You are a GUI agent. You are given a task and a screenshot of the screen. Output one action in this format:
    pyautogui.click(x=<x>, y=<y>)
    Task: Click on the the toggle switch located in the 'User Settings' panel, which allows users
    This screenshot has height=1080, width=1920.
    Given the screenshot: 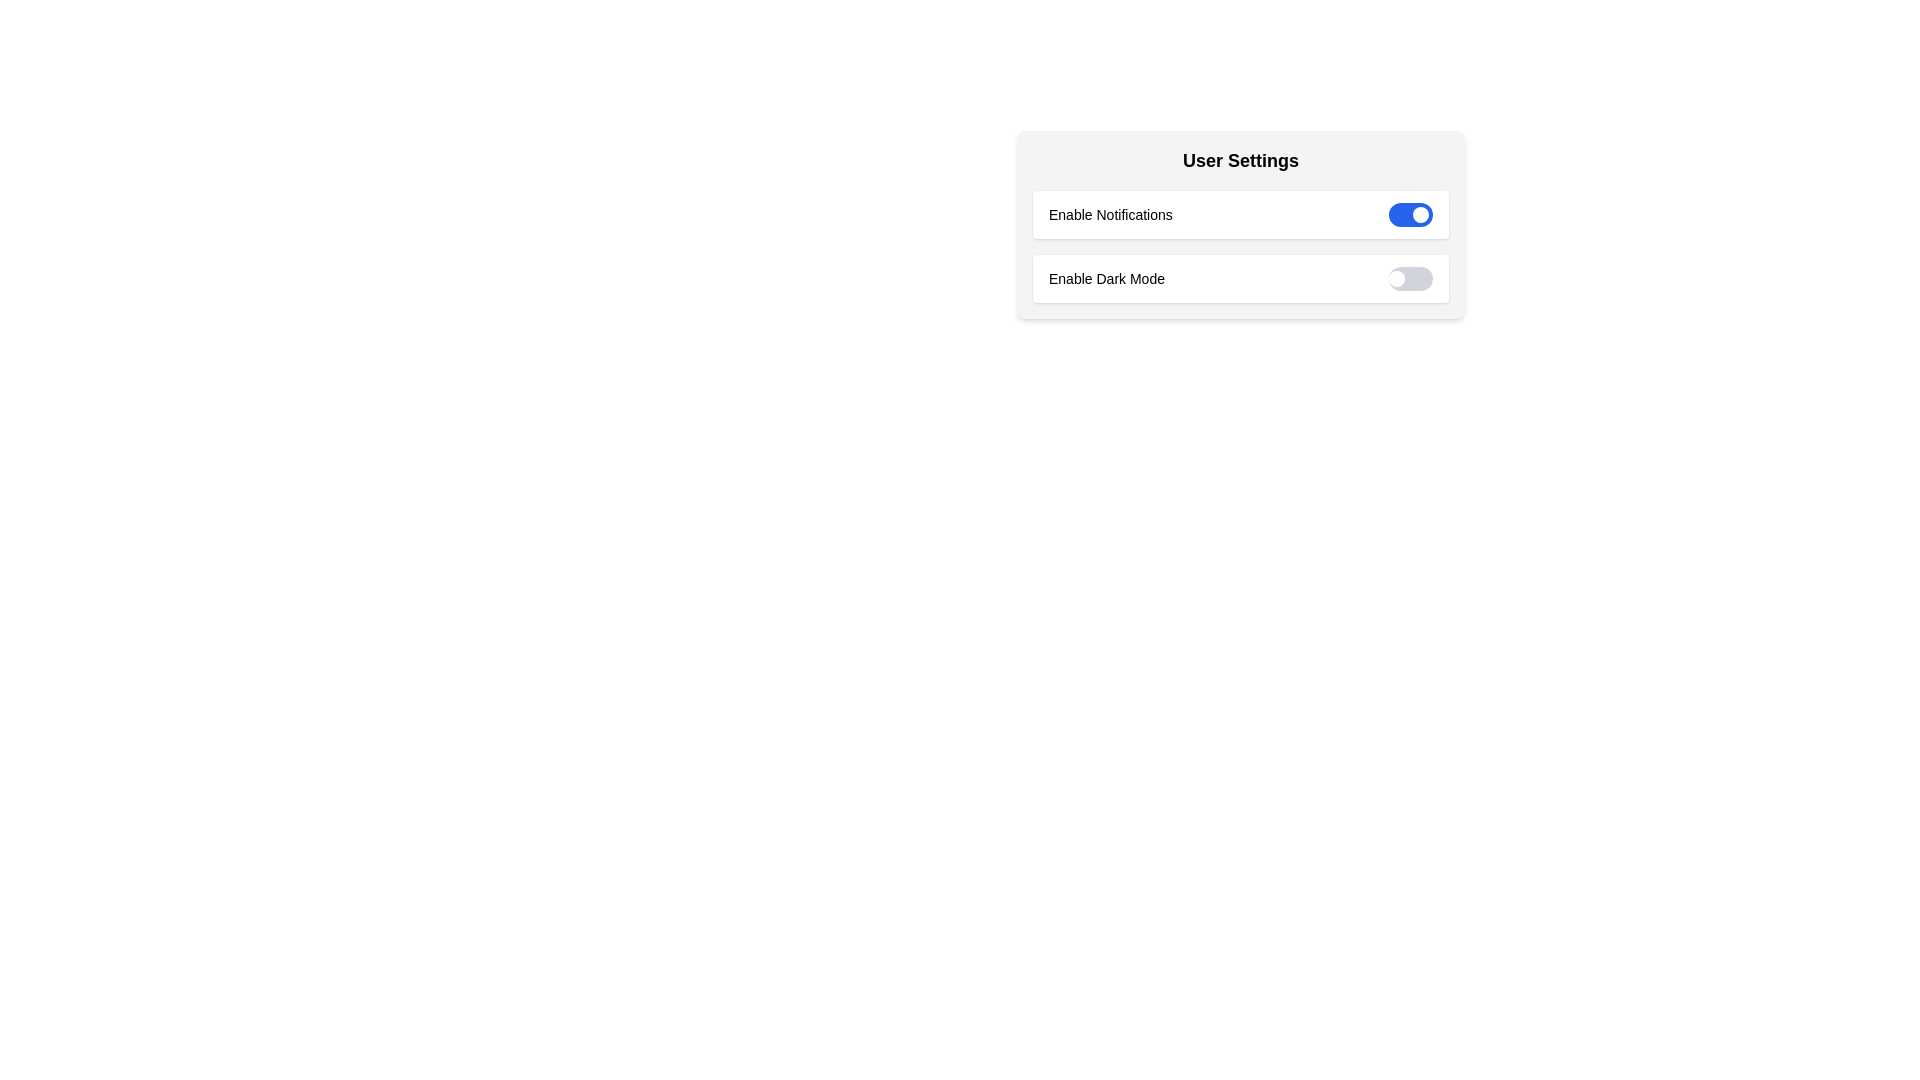 What is the action you would take?
    pyautogui.click(x=1240, y=245)
    